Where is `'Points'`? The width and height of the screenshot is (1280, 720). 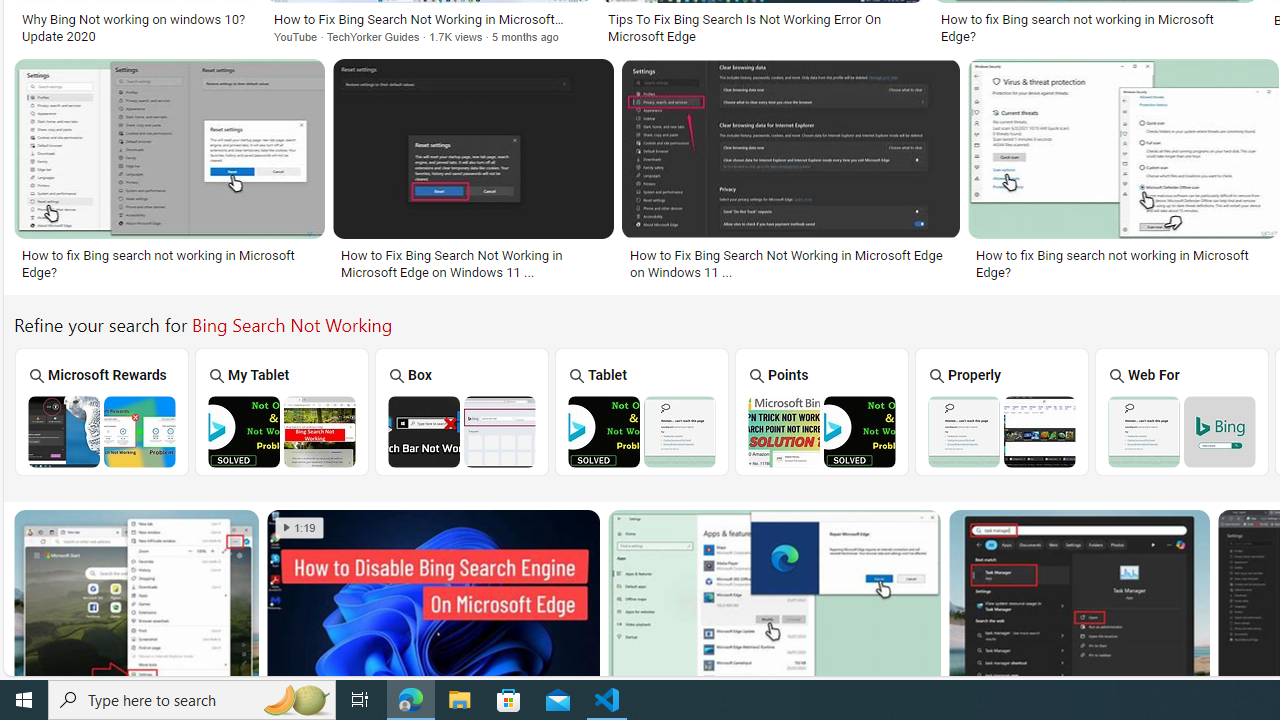 'Points' is located at coordinates (821, 410).